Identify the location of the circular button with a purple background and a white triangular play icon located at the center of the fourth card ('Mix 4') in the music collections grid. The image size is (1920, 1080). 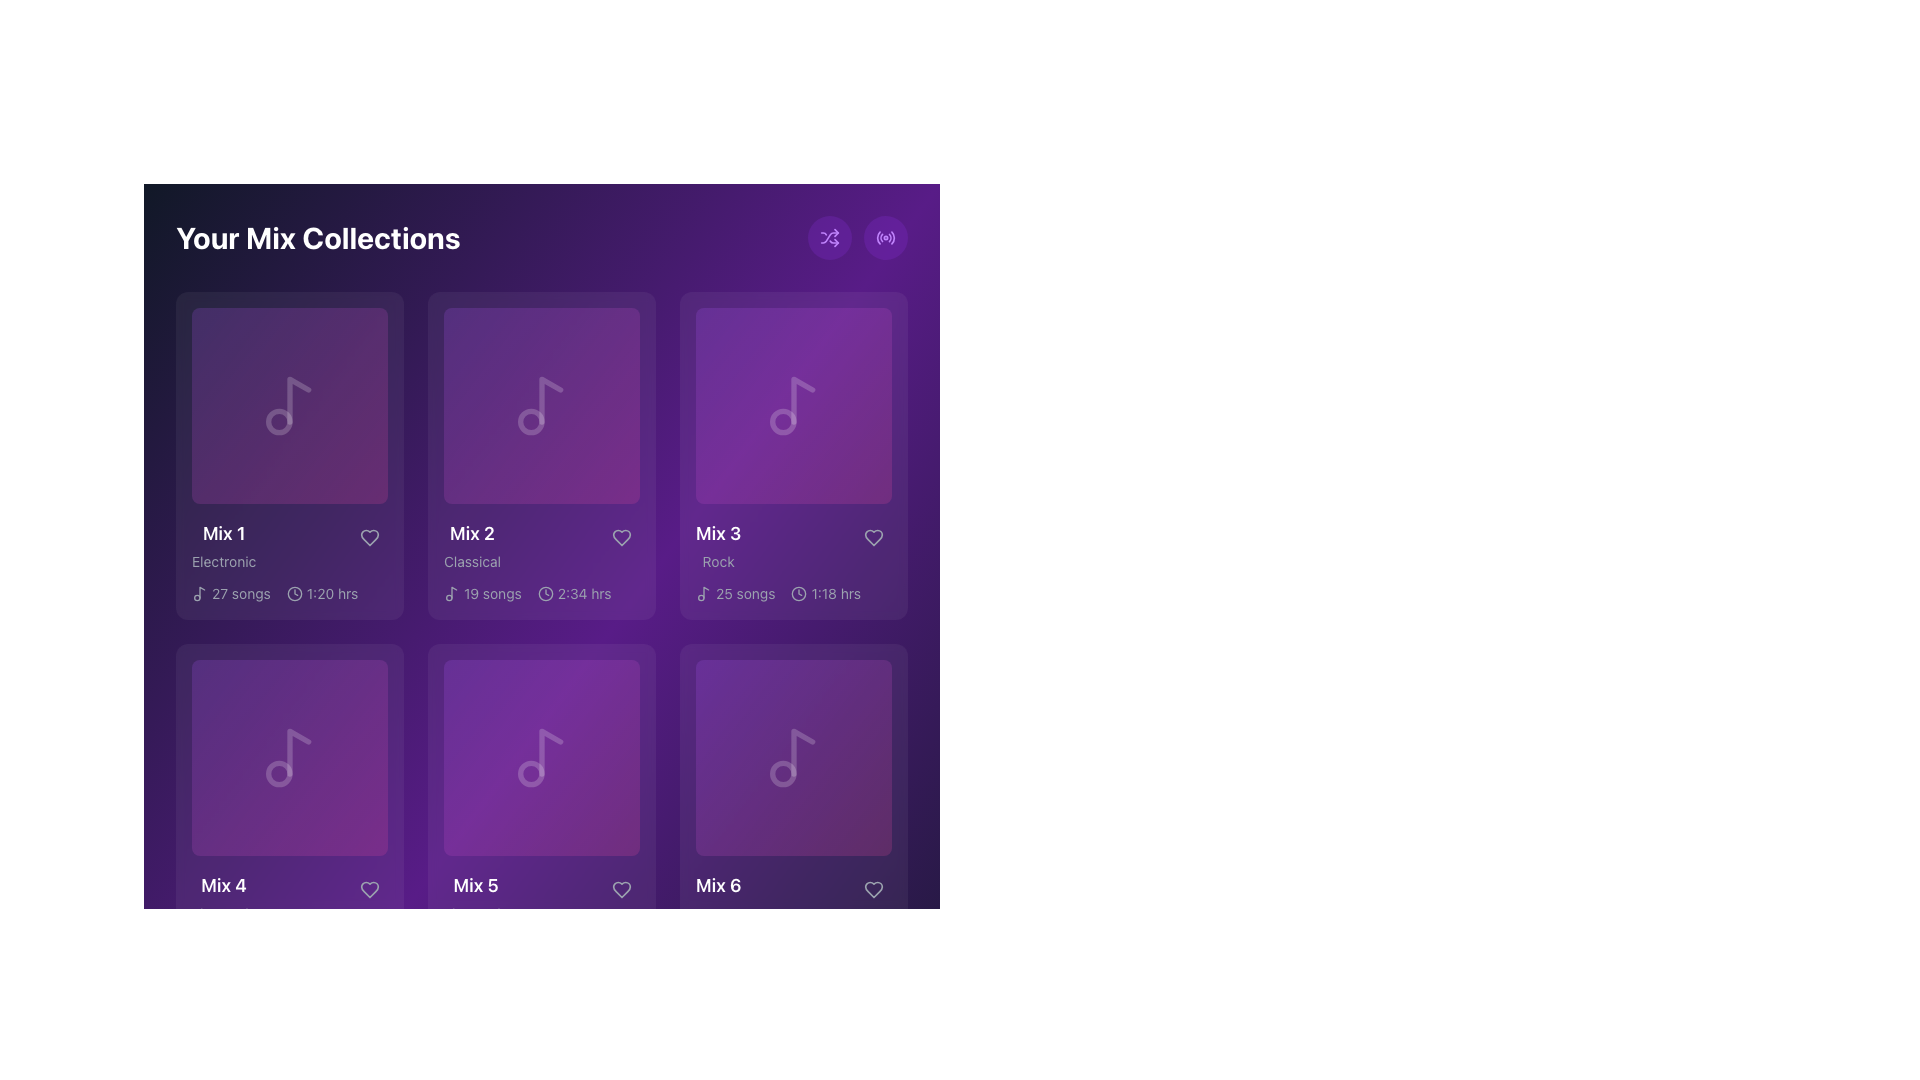
(288, 758).